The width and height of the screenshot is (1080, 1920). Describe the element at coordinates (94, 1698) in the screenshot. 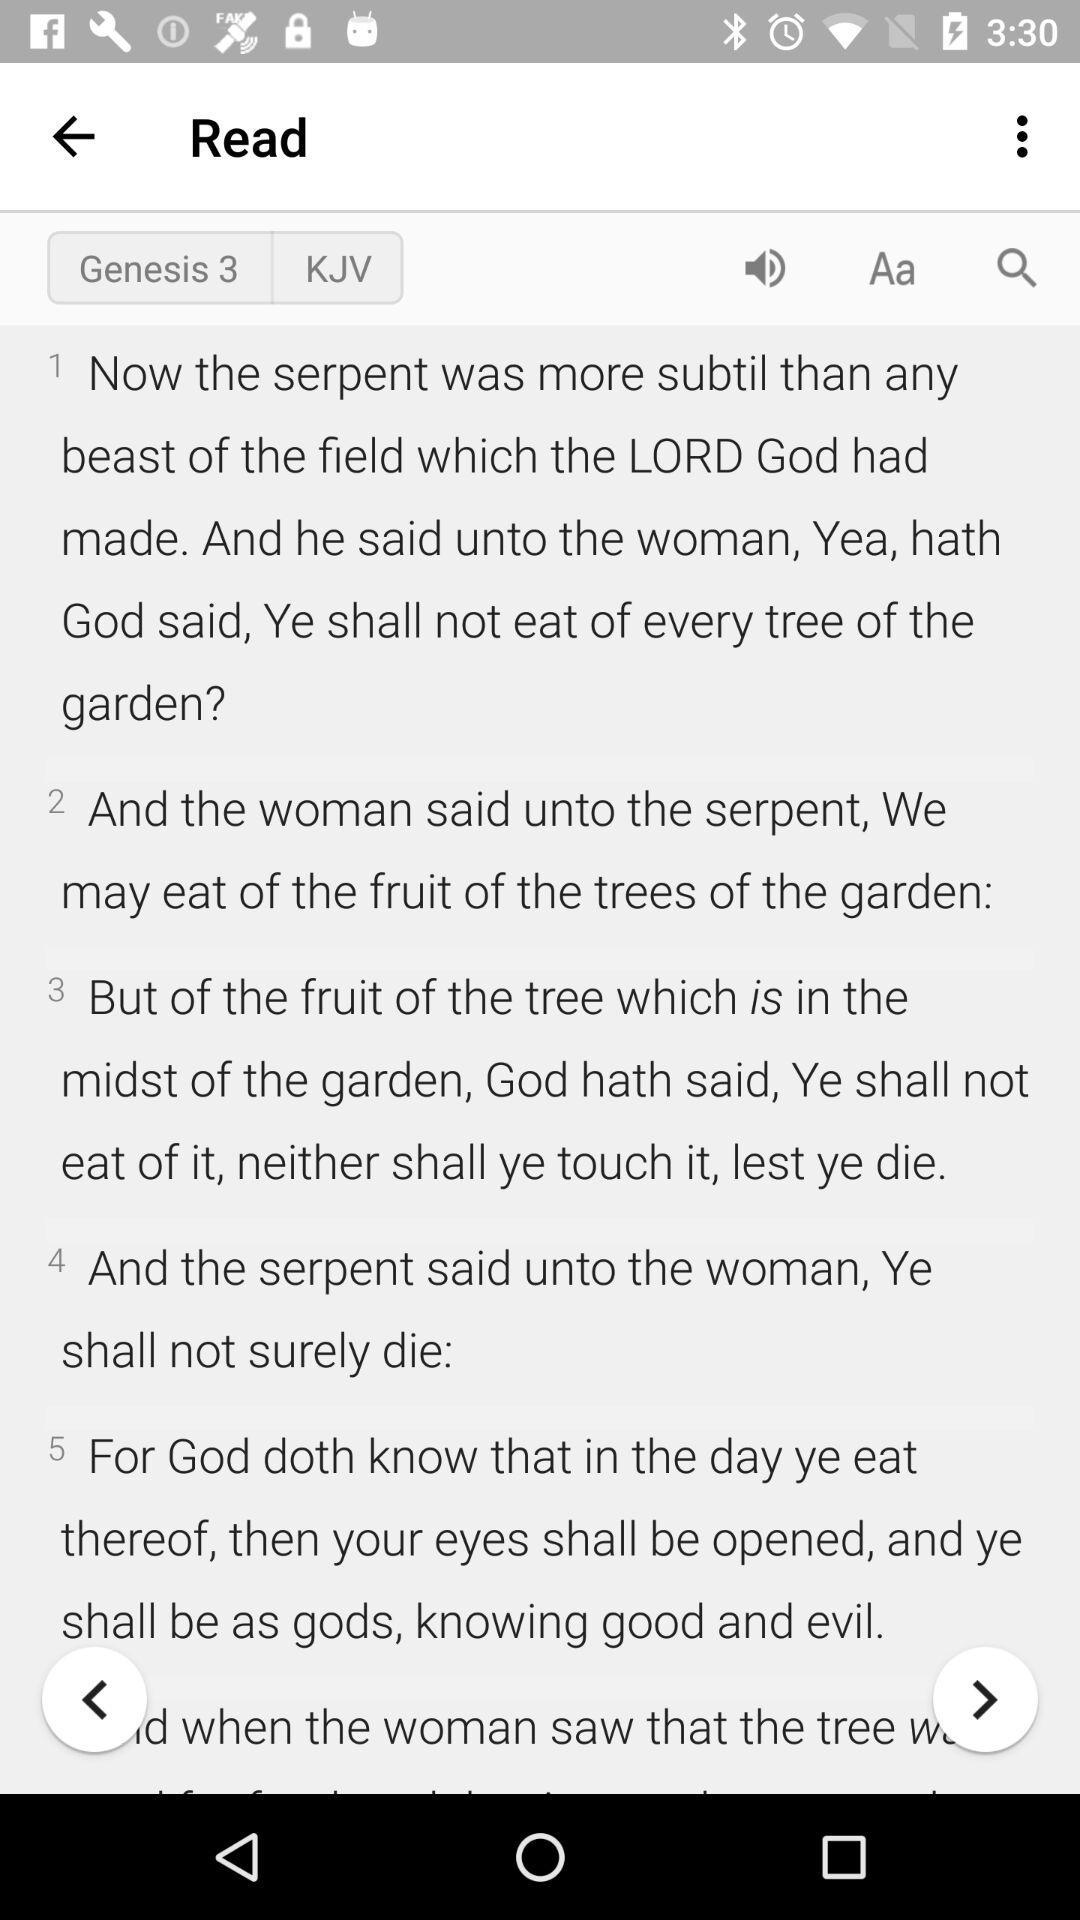

I see `the arrow_backward icon` at that location.